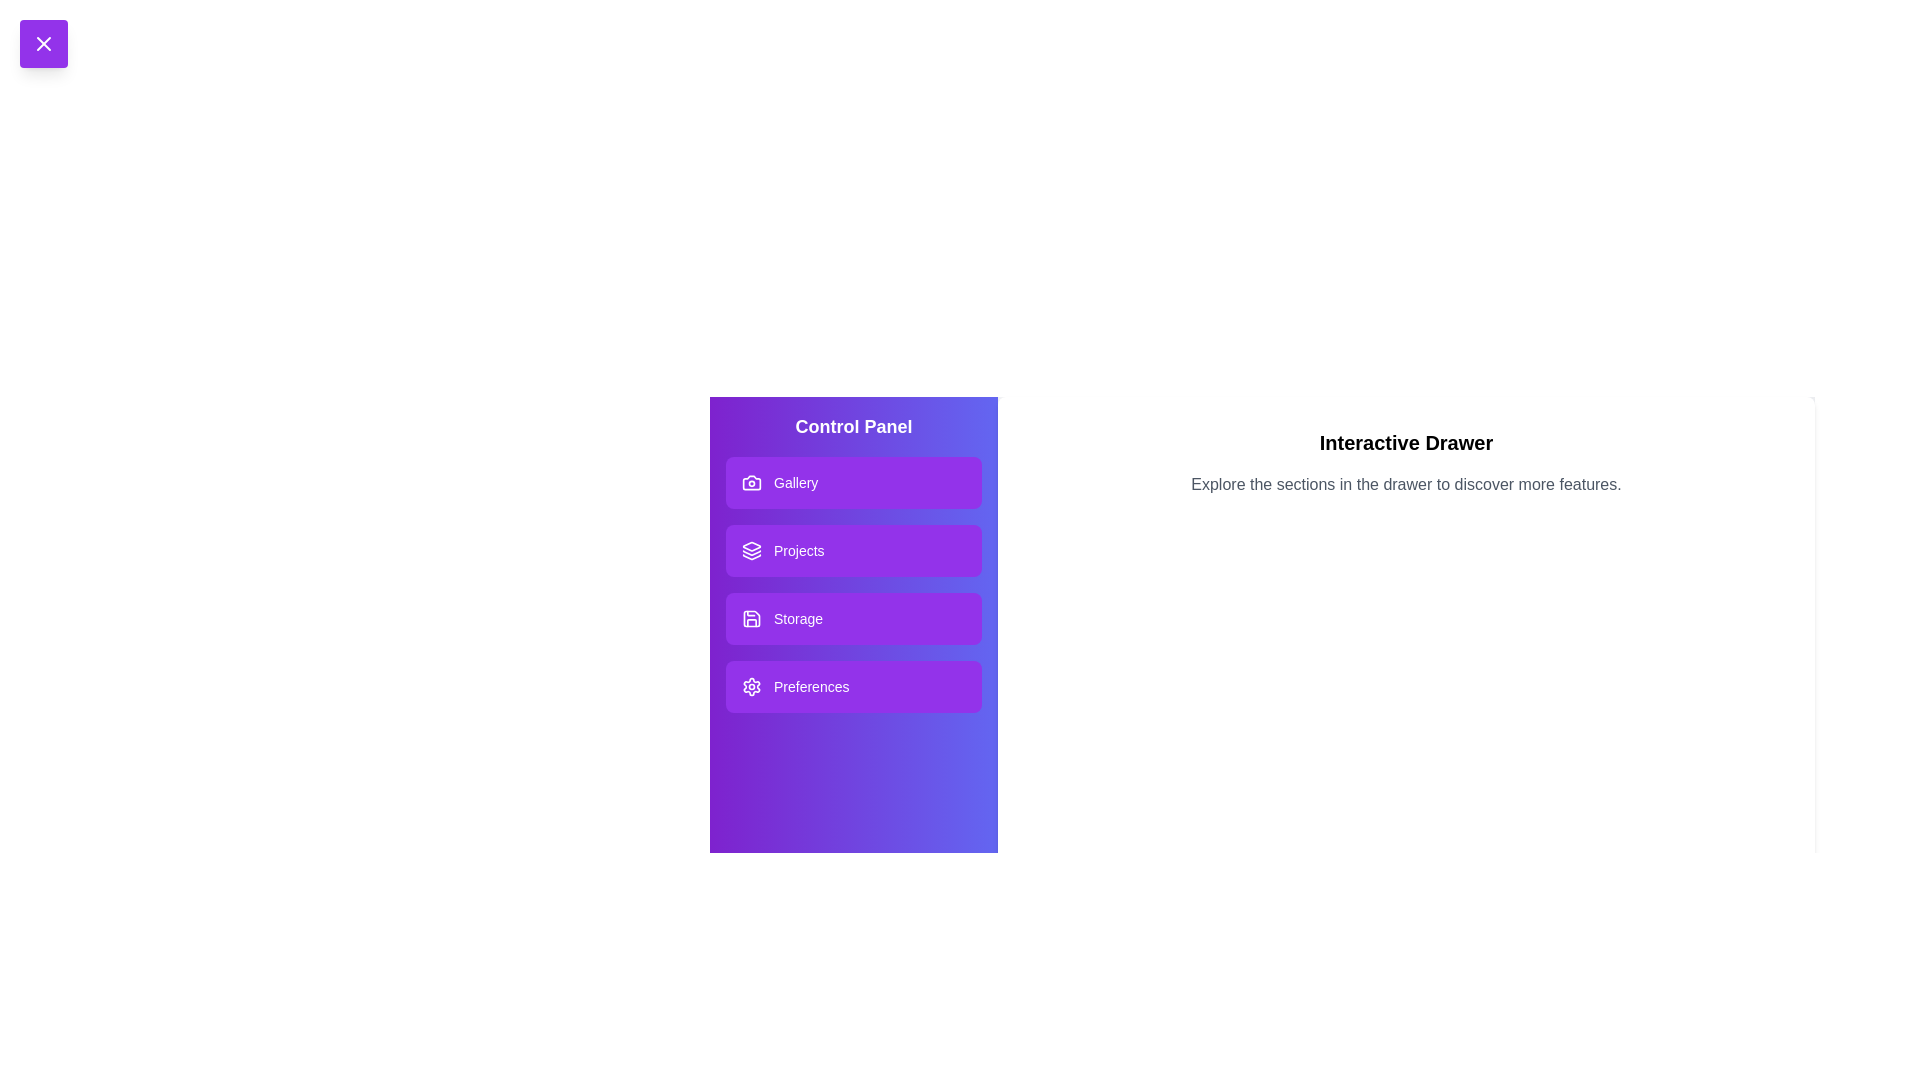 The image size is (1920, 1080). What do you see at coordinates (854, 617) in the screenshot?
I see `the Storage section in the drawer` at bounding box center [854, 617].